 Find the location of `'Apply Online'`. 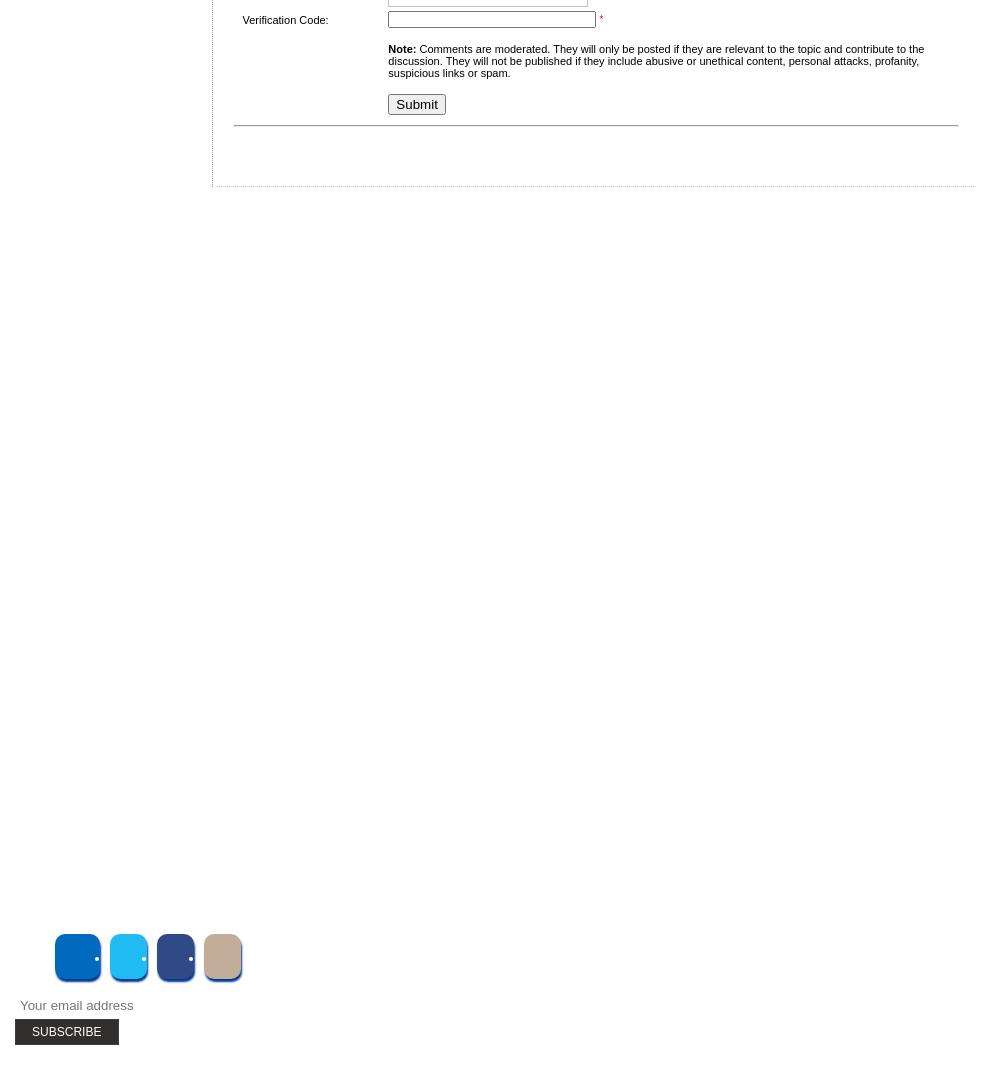

'Apply Online' is located at coordinates (104, 527).